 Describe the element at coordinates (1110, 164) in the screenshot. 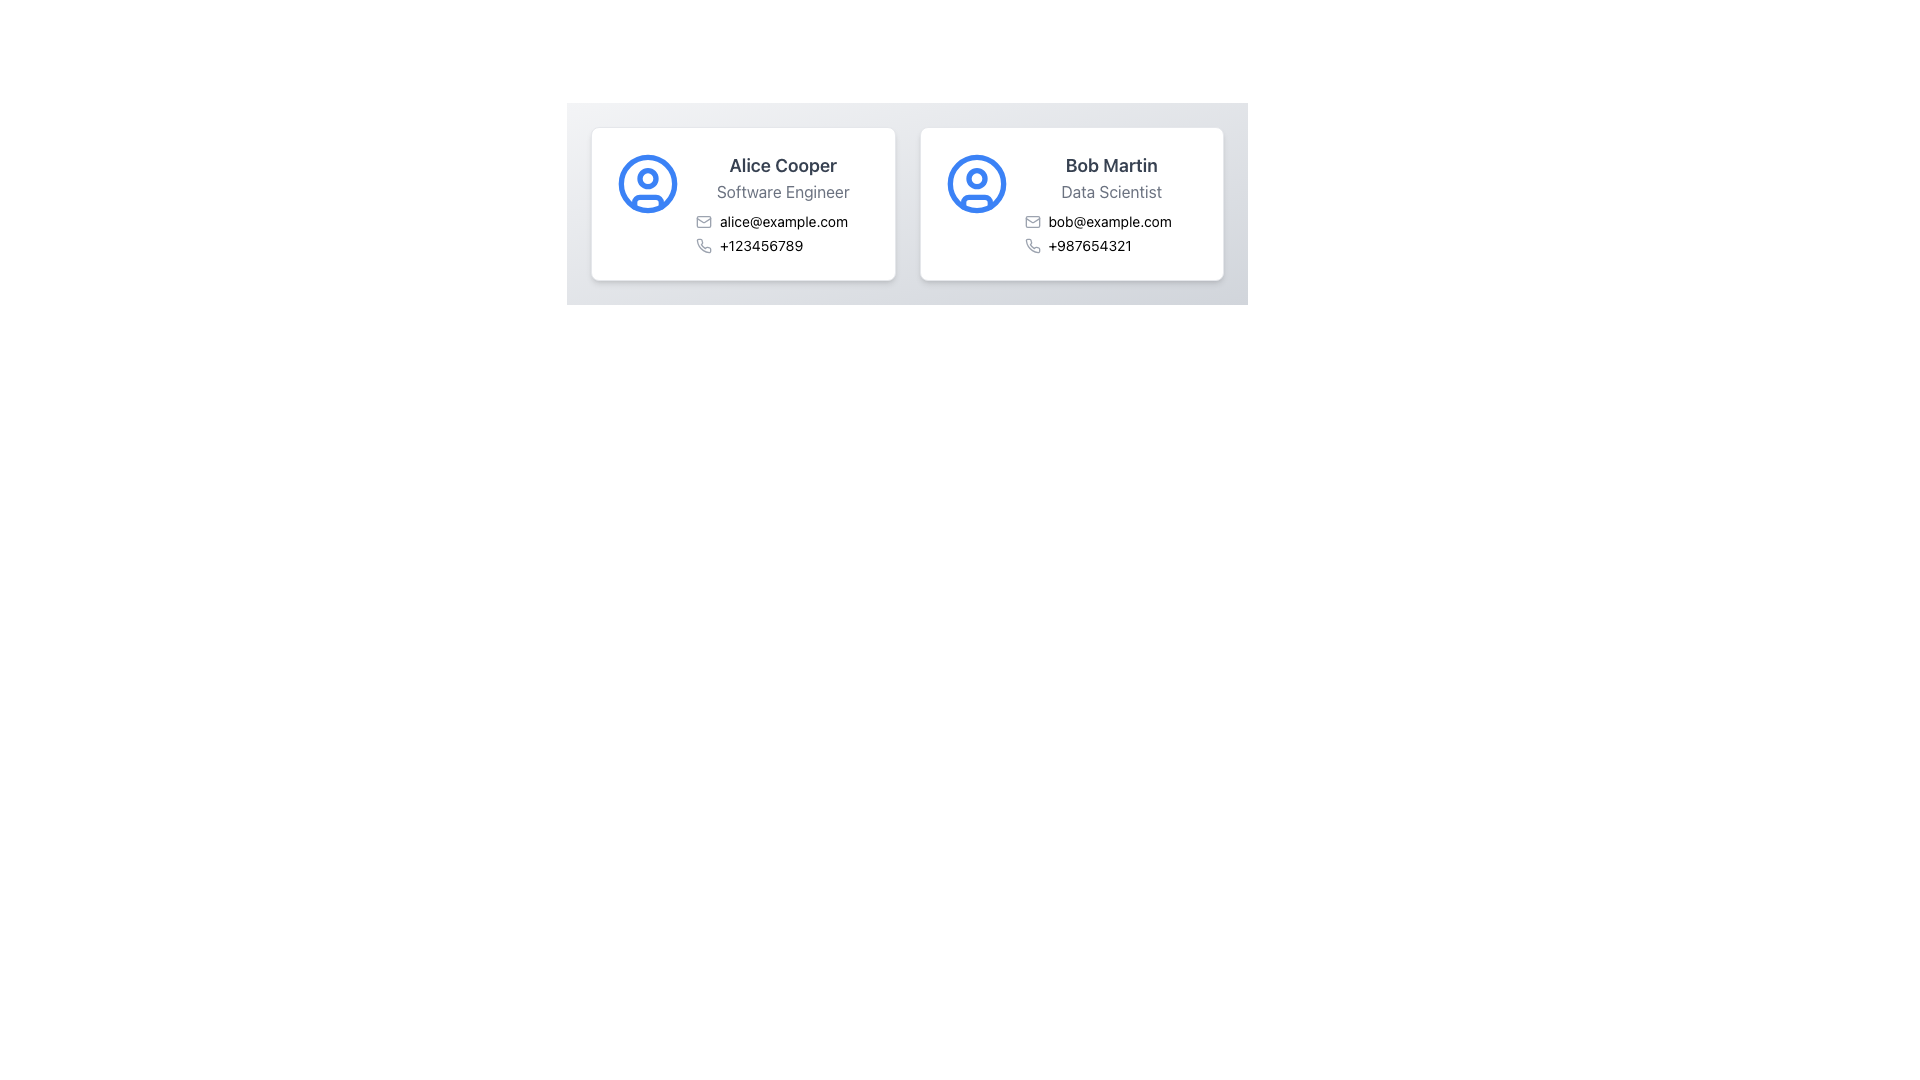

I see `the text label displaying 'Bob Martin' in the second profile card, which is above the 'Data Scientist' label and beside the profile icon` at that location.